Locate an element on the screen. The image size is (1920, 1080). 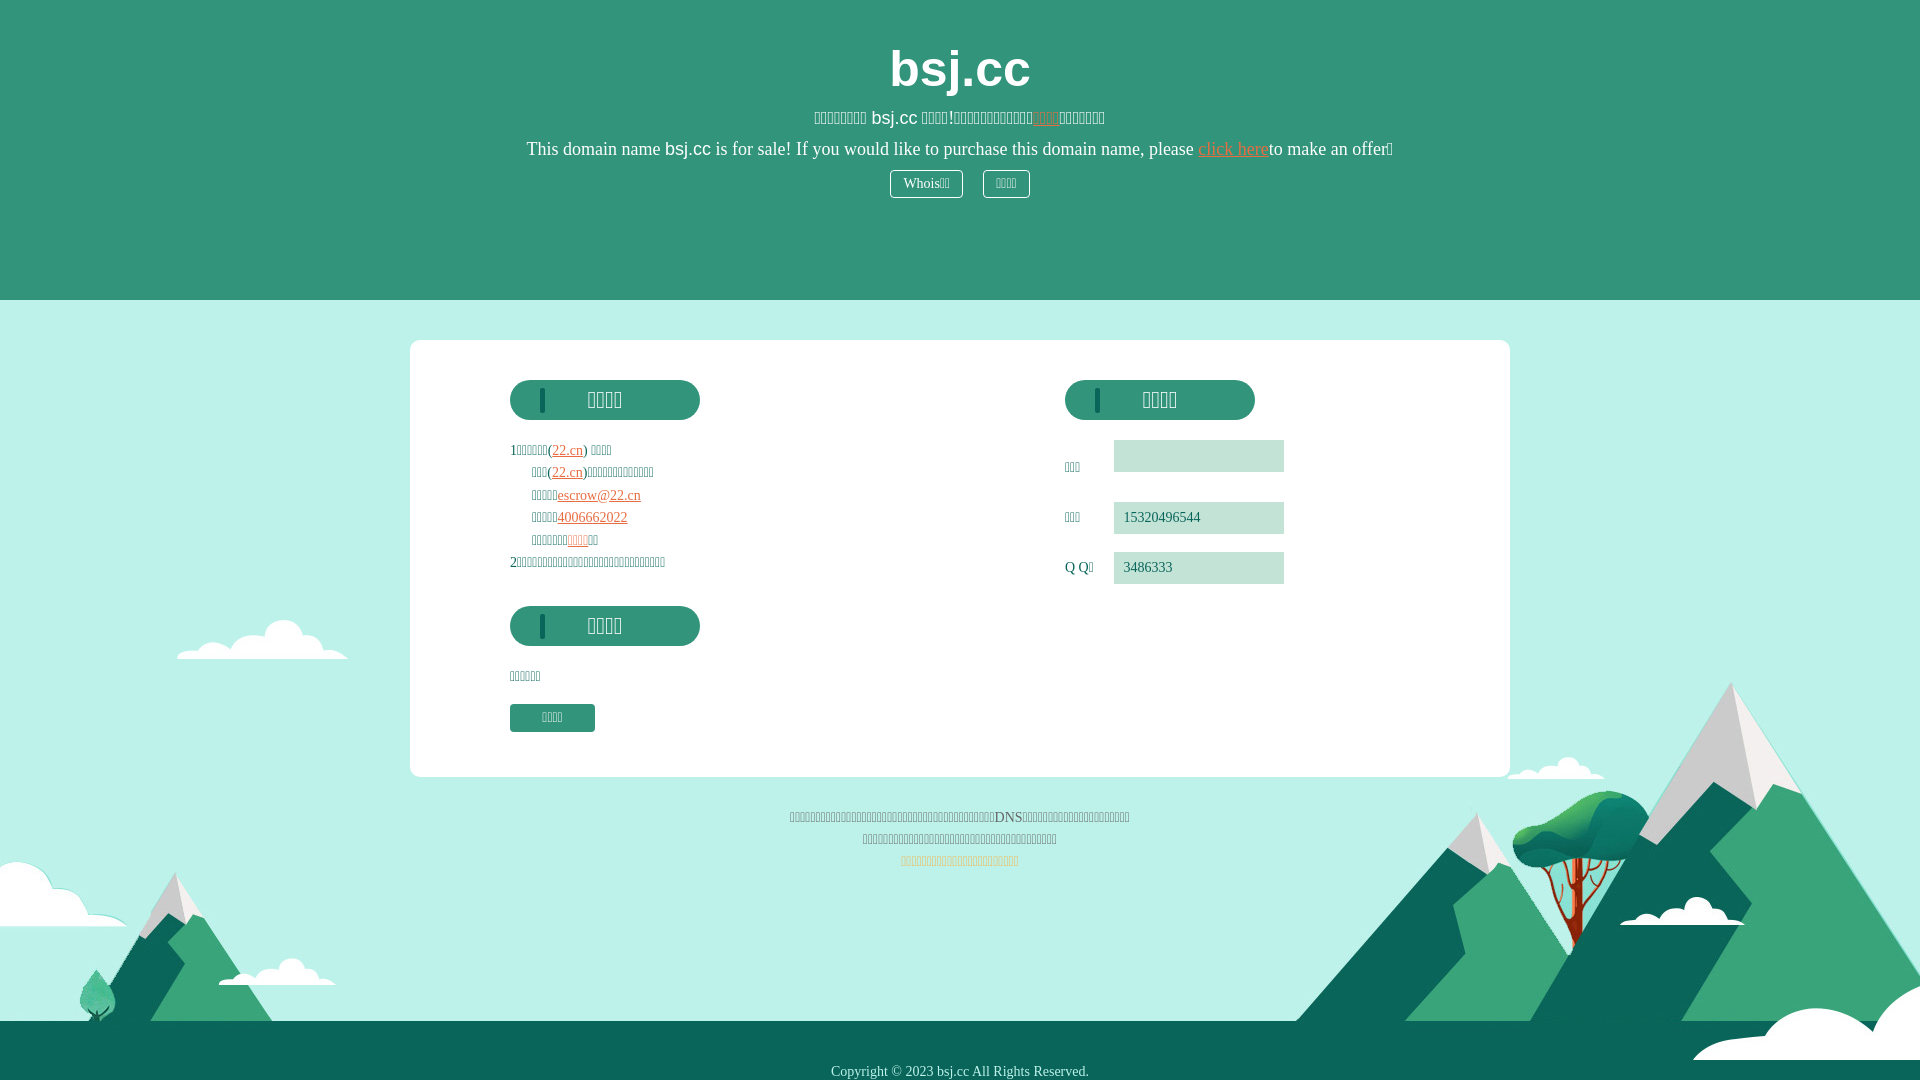
'click here' is located at coordinates (1232, 148).